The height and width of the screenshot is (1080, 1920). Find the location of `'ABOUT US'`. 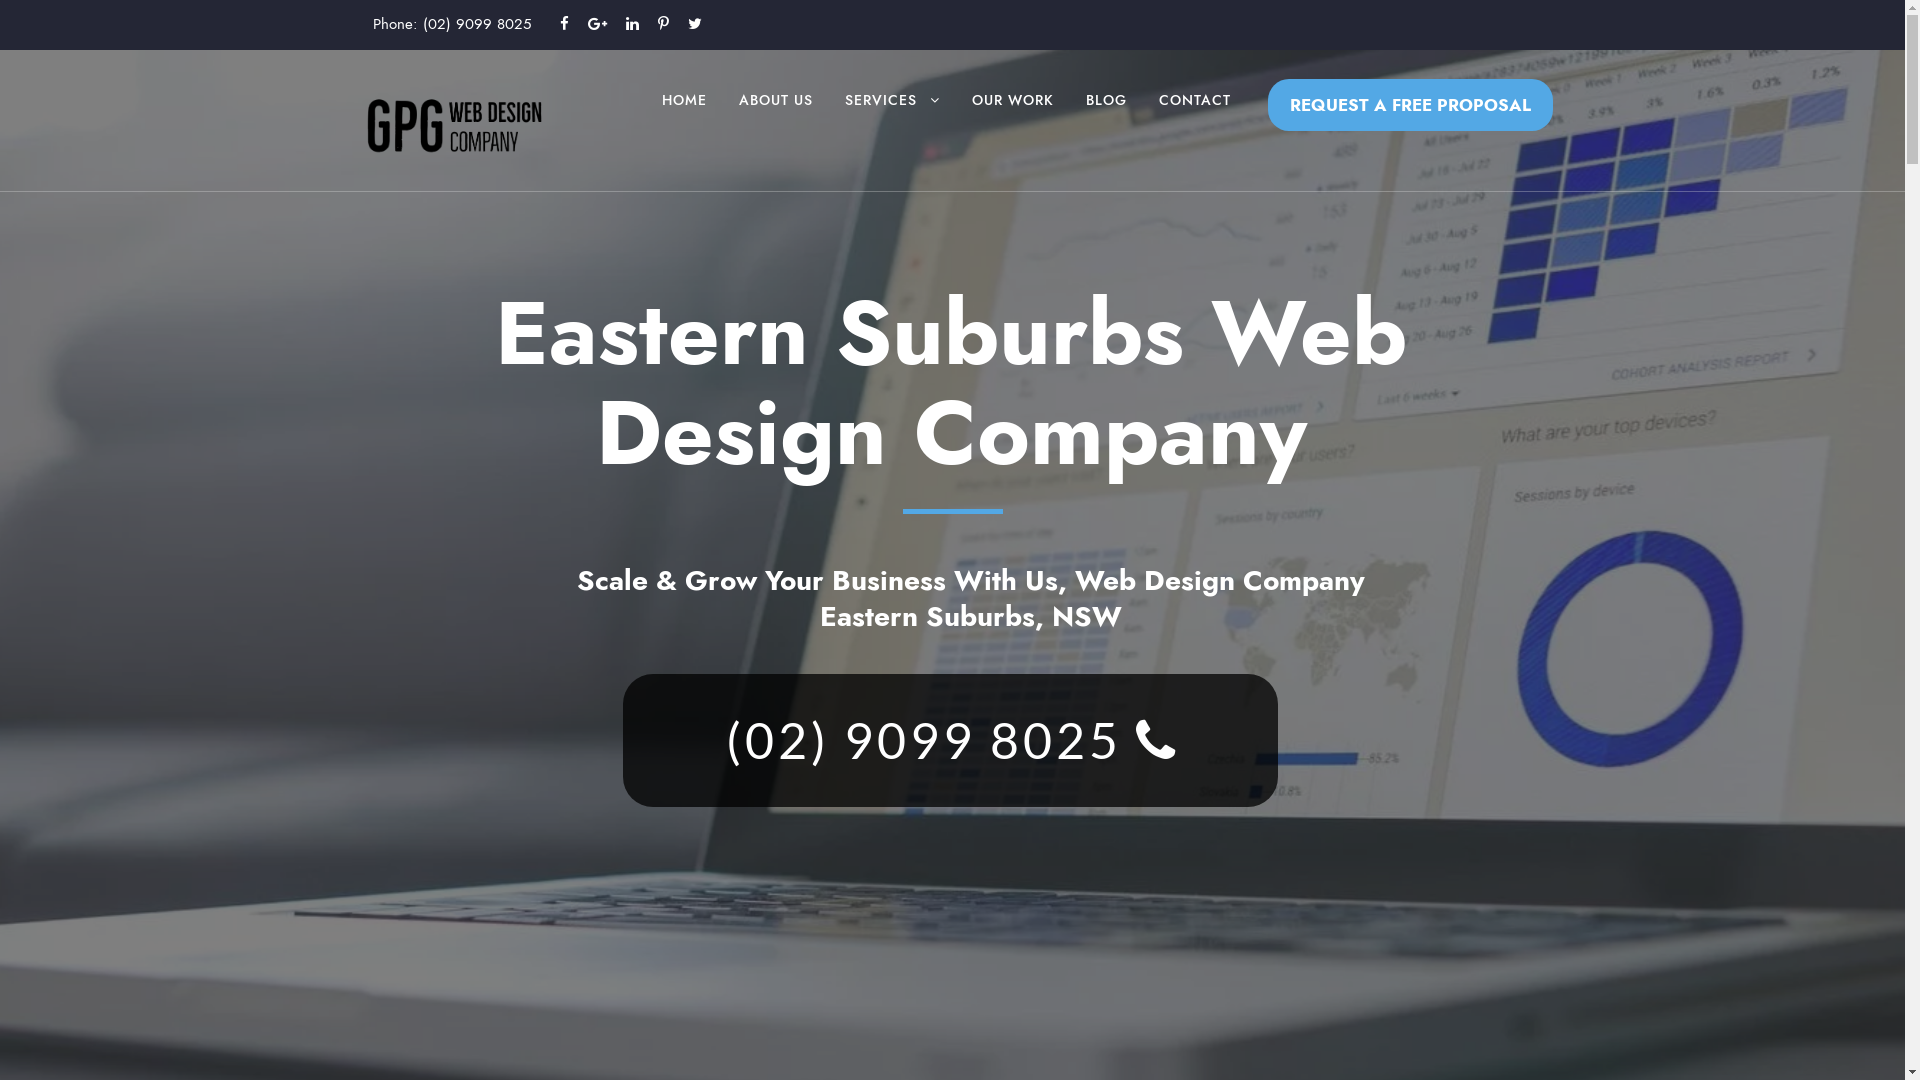

'ABOUT US' is located at coordinates (737, 119).